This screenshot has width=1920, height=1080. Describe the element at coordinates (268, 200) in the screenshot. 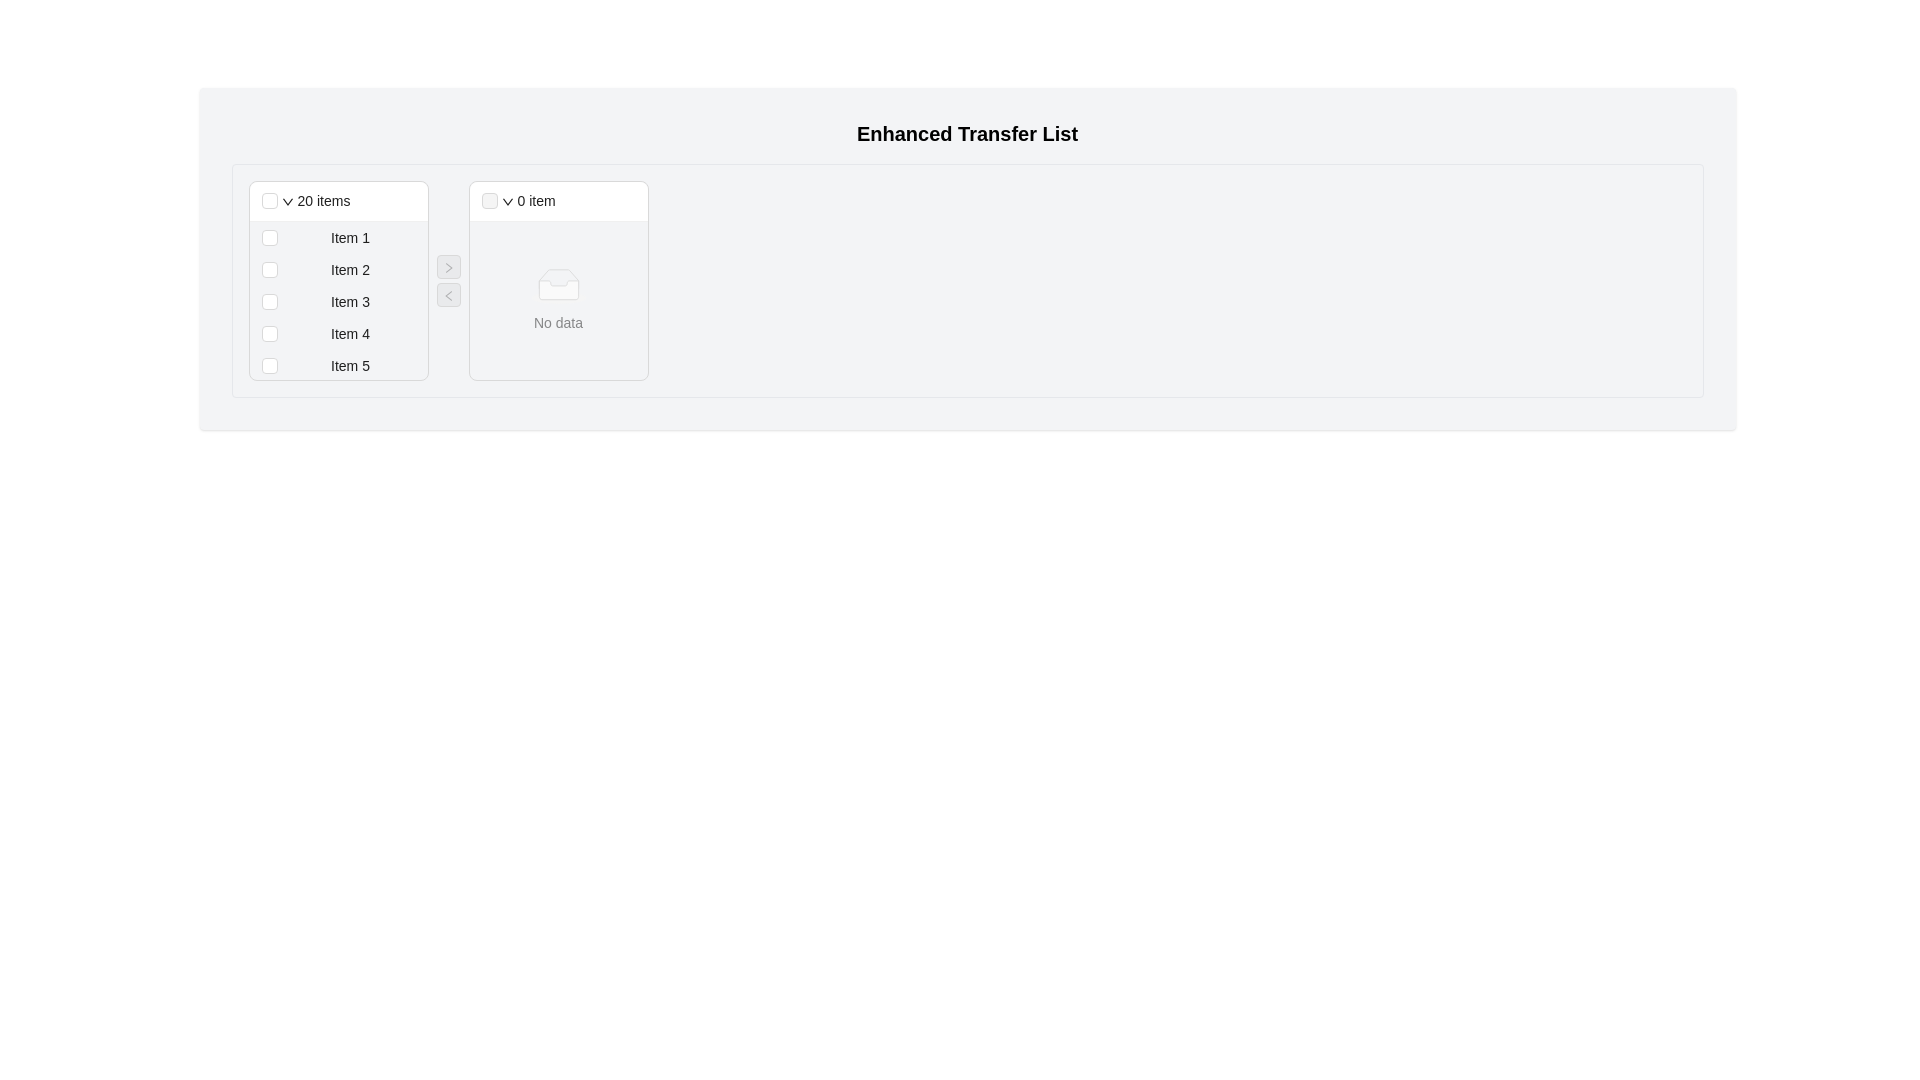

I see `the small square checkbox with a light gray border located beside the text '20 items'` at that location.